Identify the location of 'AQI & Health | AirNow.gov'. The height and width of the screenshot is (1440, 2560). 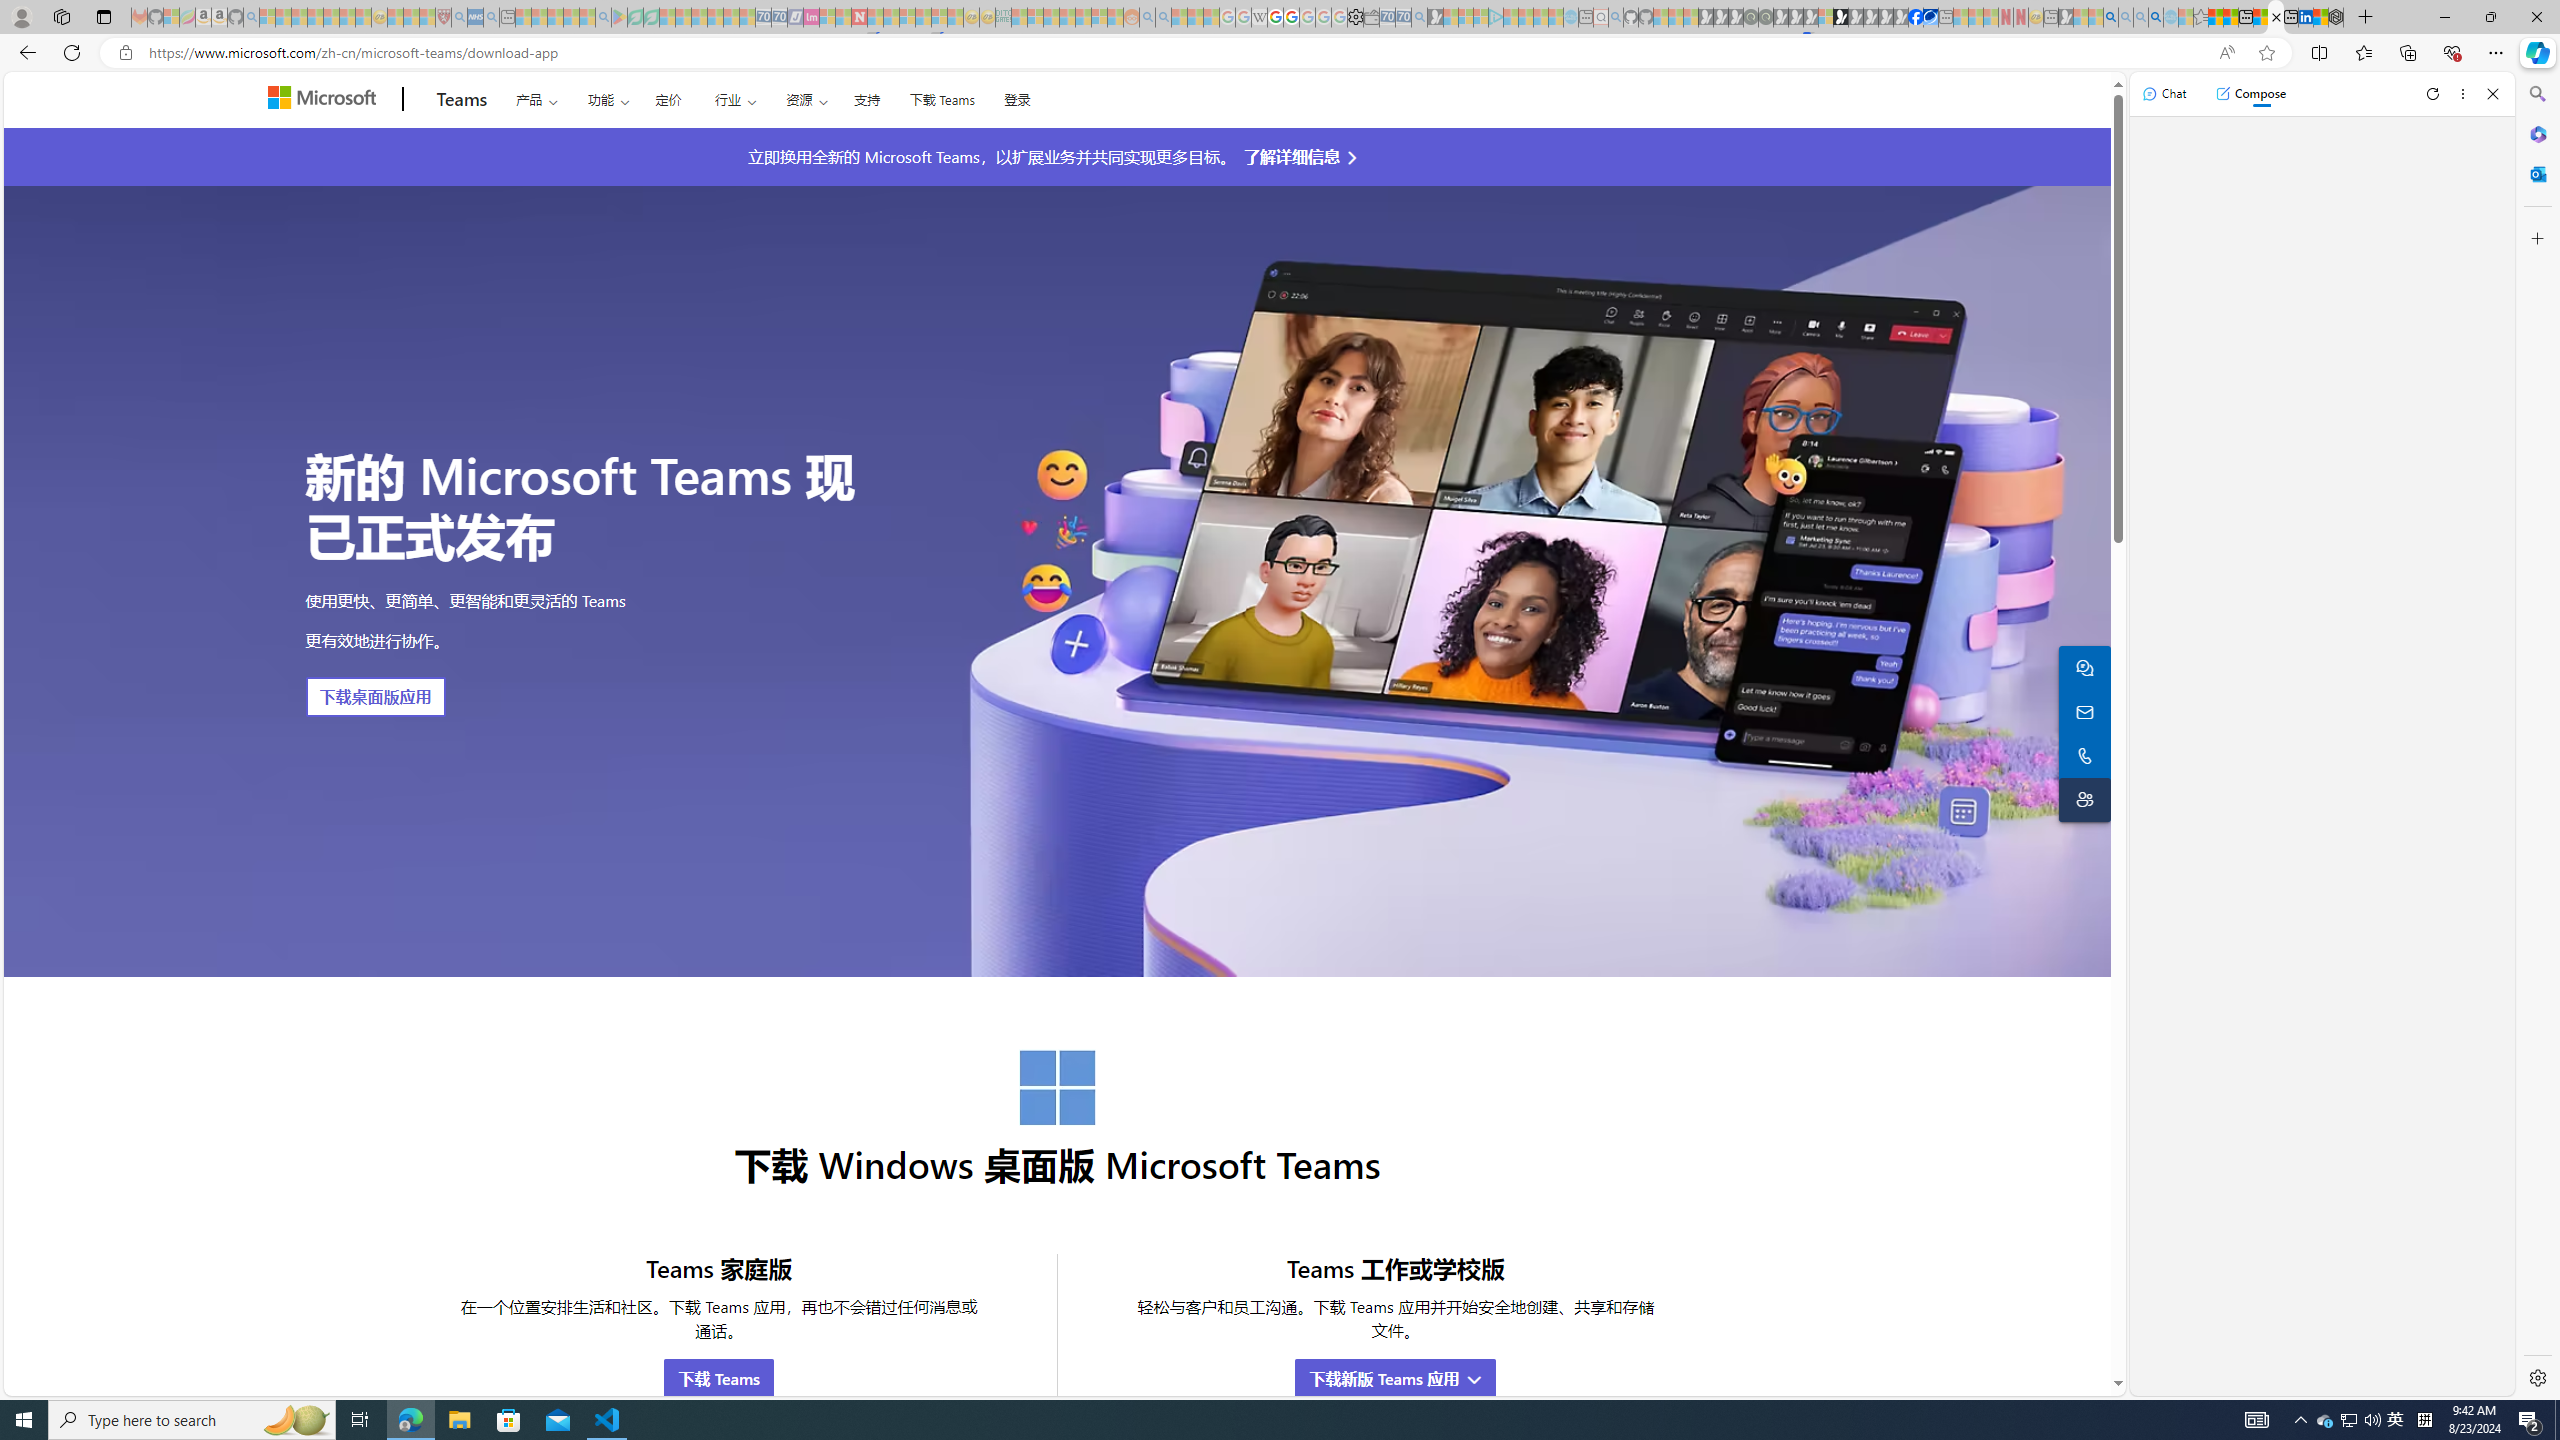
(1931, 16).